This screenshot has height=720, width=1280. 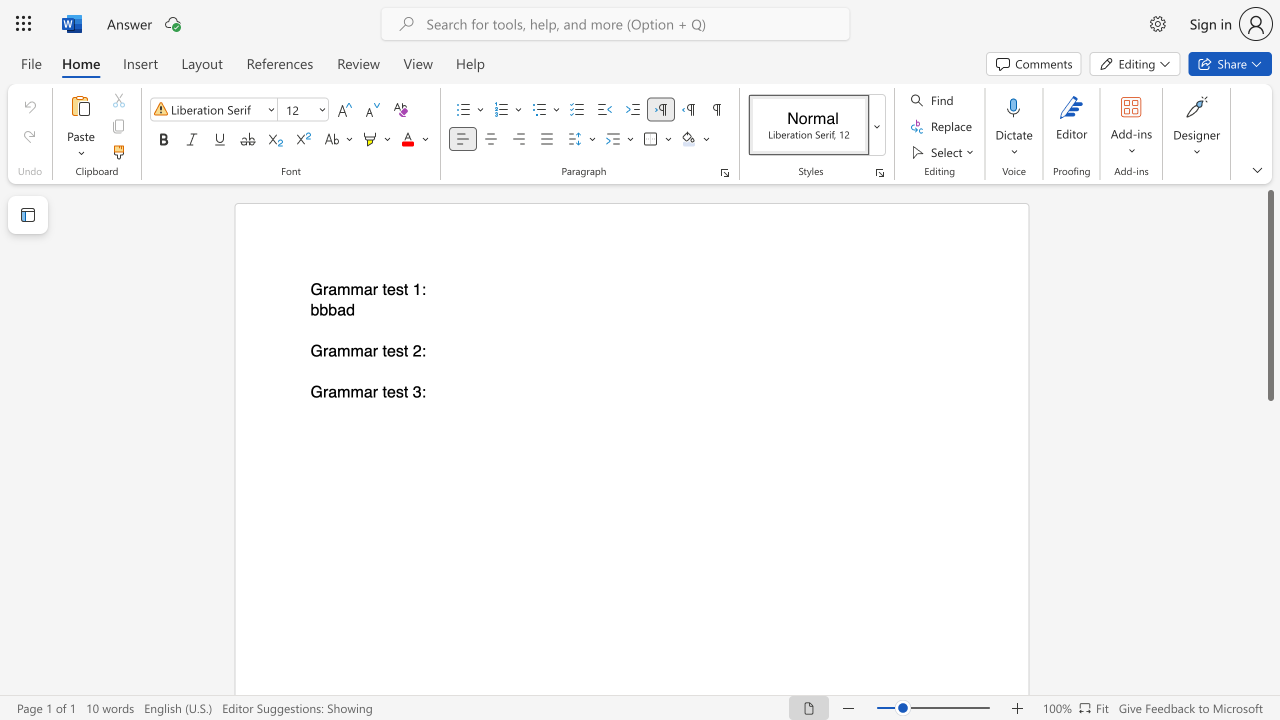 I want to click on the right-hand scrollbar to descend the page, so click(x=1269, y=598).